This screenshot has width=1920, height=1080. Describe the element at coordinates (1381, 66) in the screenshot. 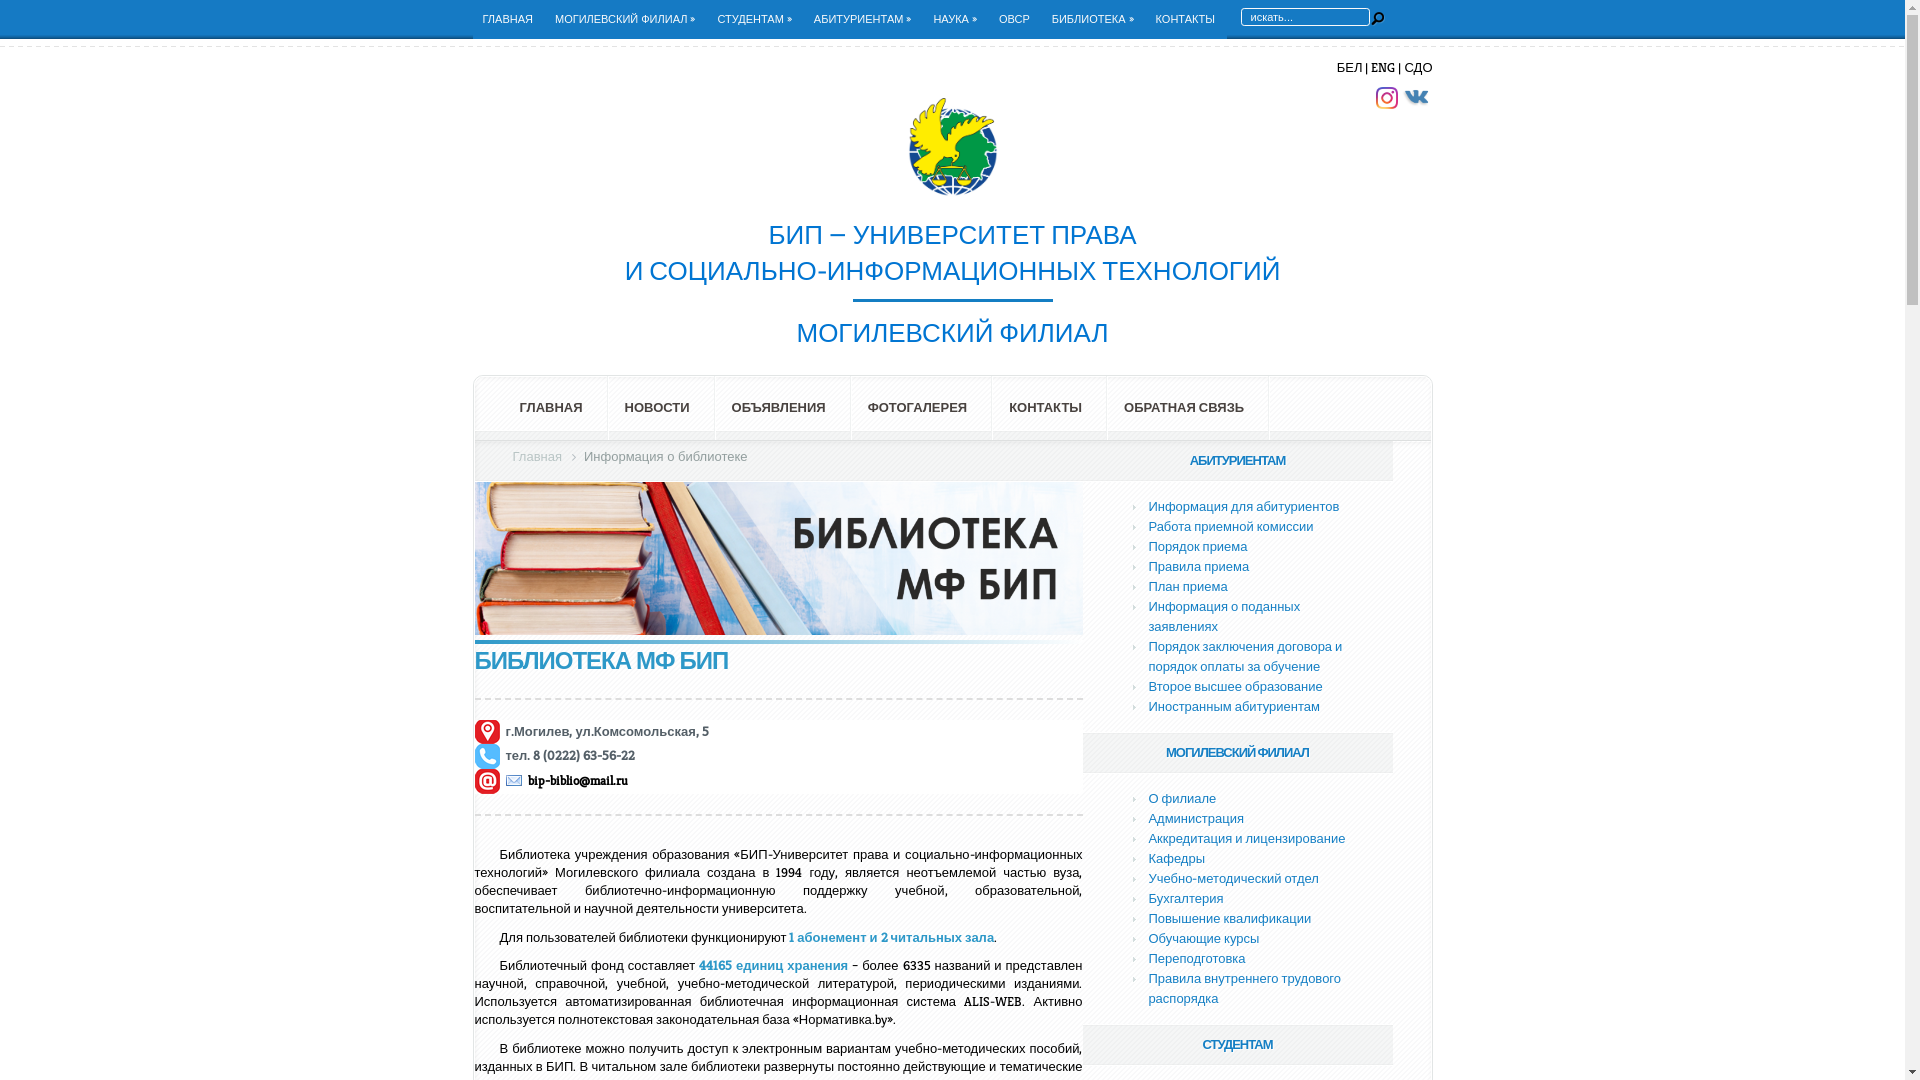

I see `'ENG'` at that location.